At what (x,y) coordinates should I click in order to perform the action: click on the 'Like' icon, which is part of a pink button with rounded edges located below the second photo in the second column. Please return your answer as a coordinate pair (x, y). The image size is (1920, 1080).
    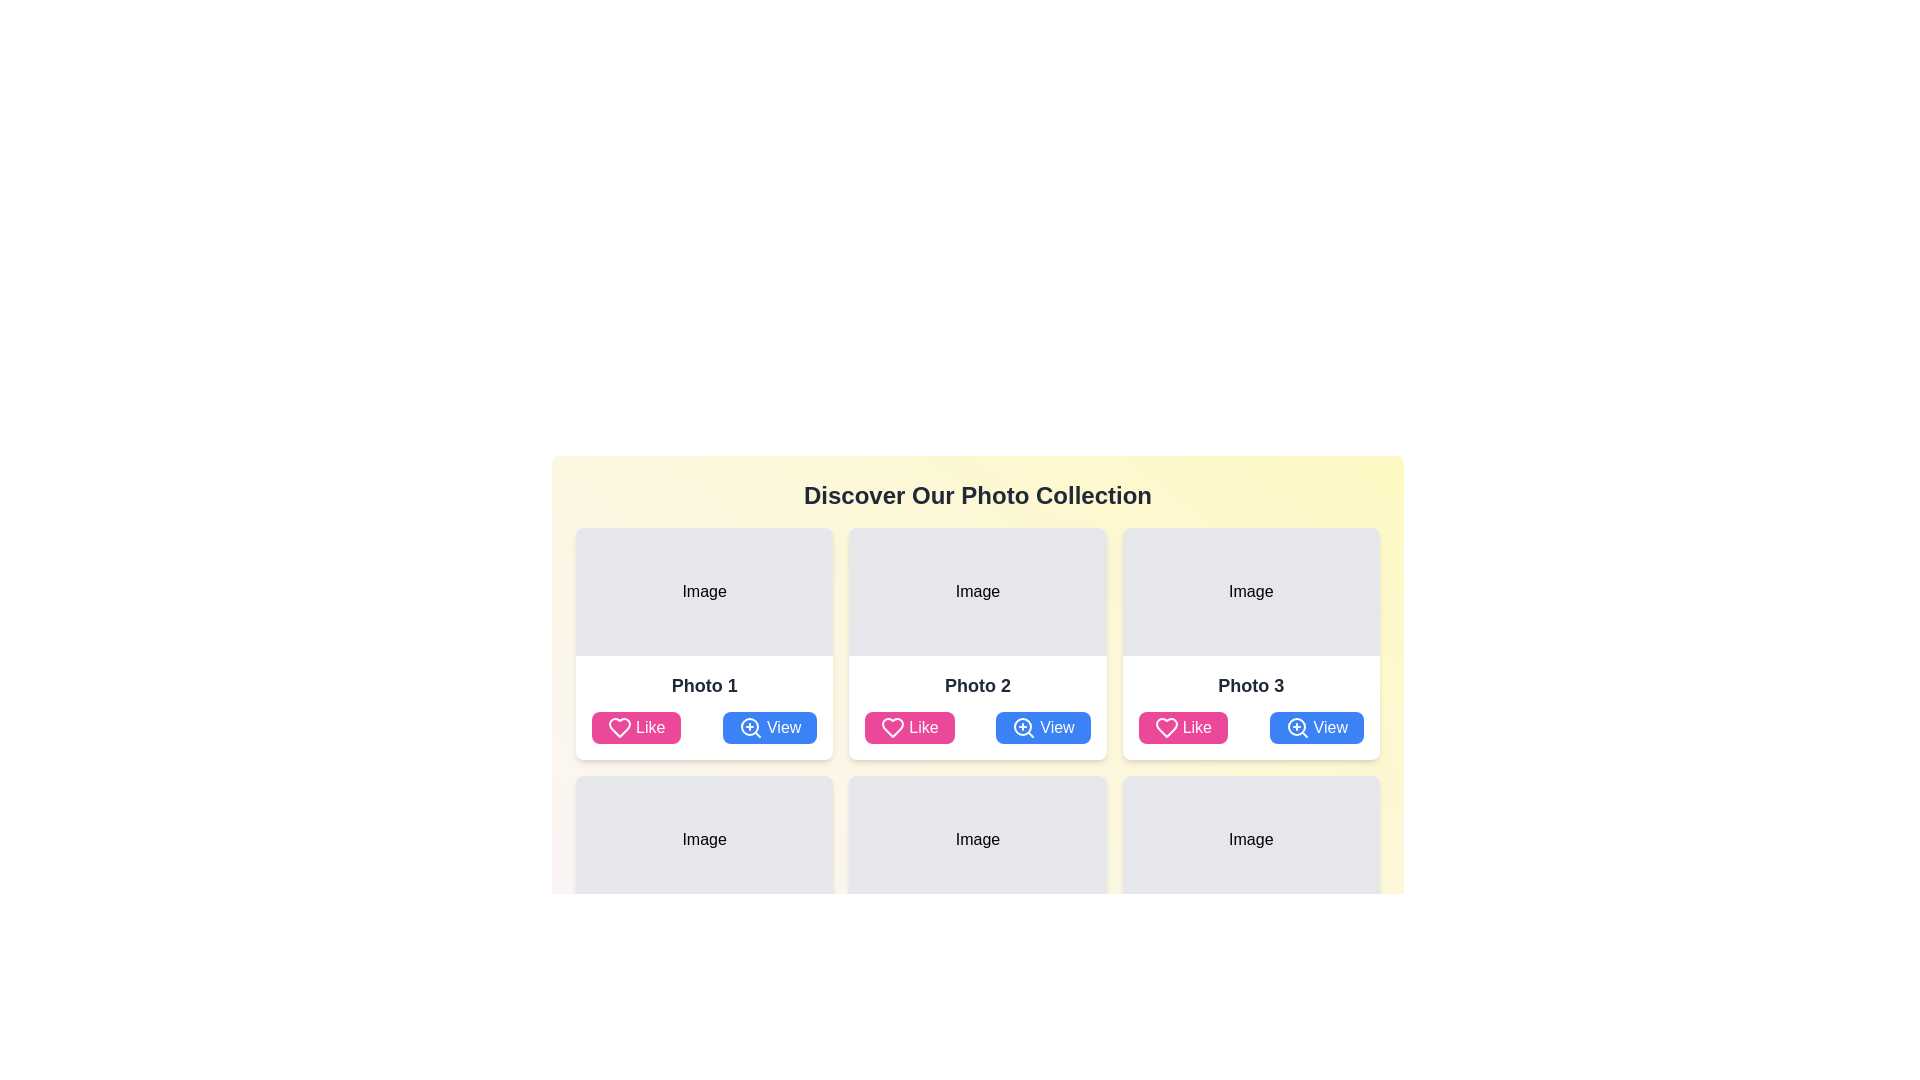
    Looking at the image, I should click on (892, 728).